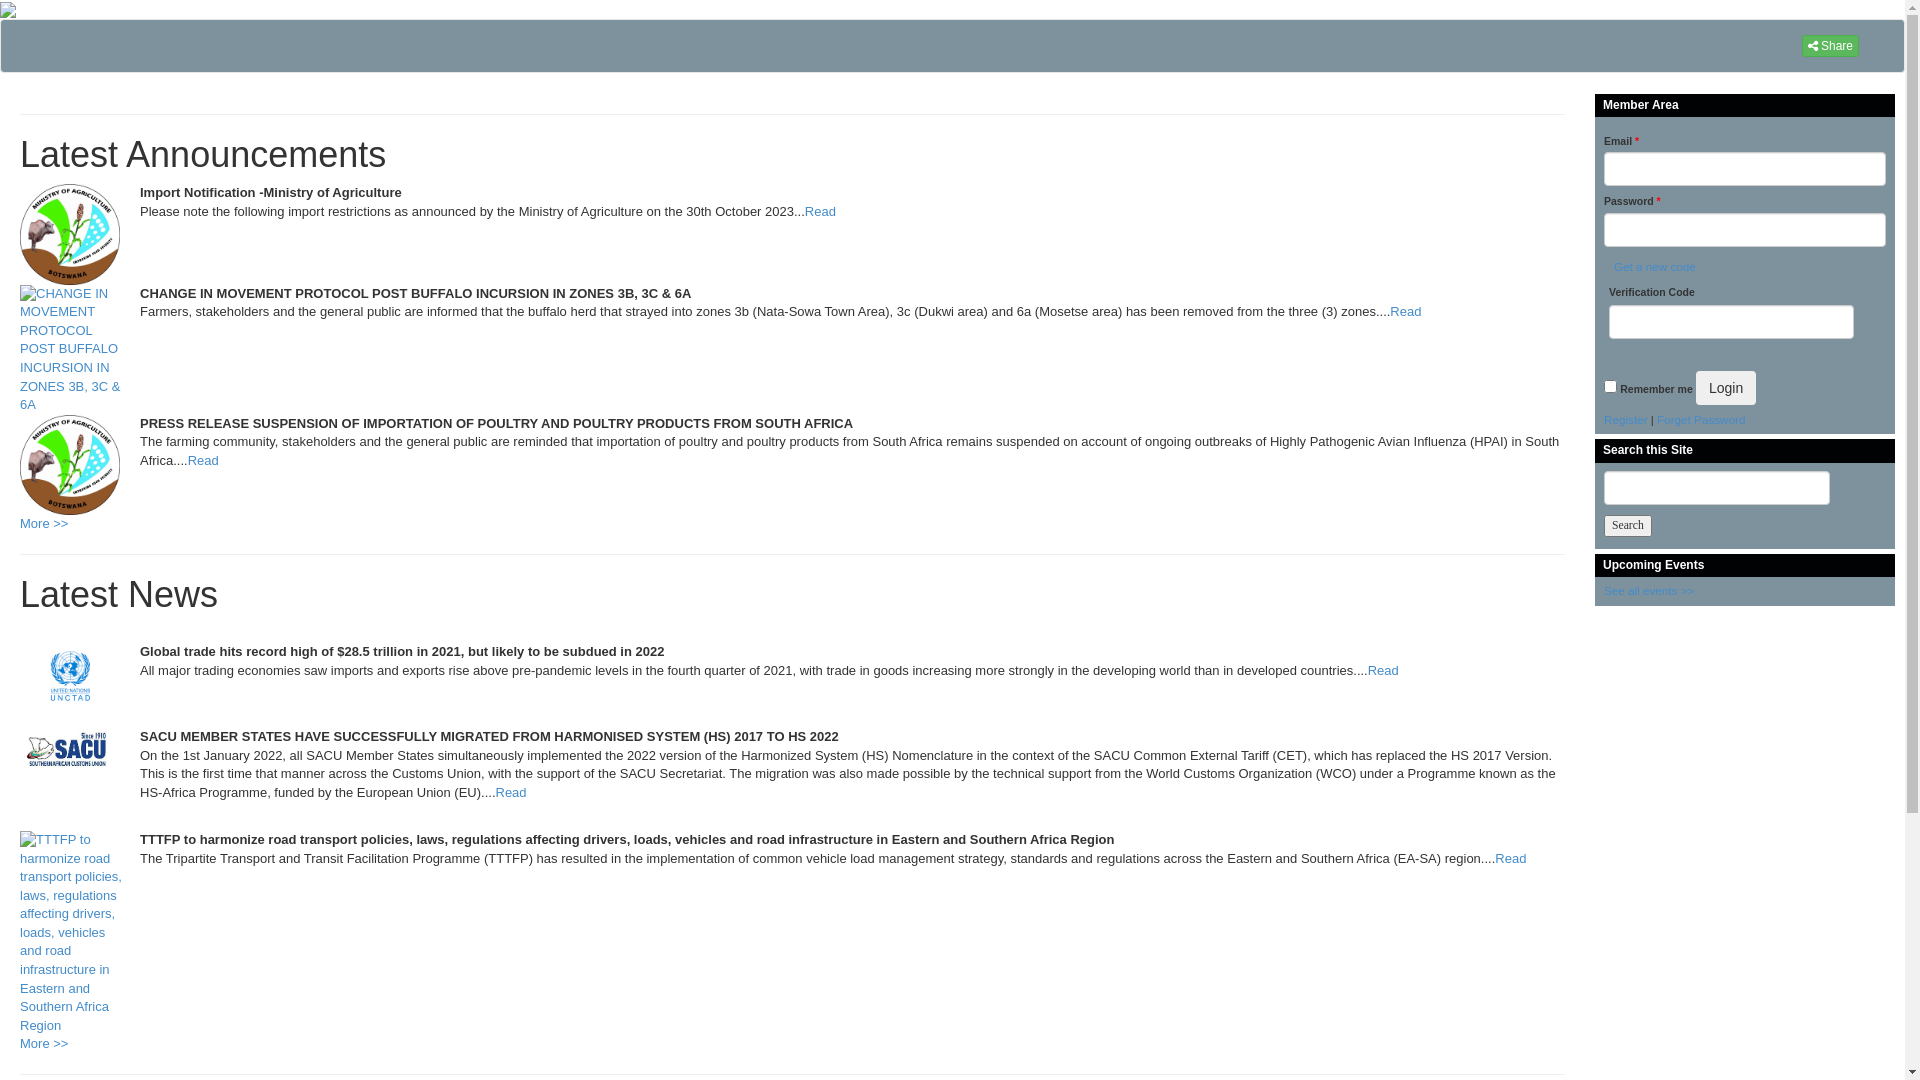 Image resolution: width=1920 pixels, height=1080 pixels. I want to click on 'Register', so click(1626, 418).